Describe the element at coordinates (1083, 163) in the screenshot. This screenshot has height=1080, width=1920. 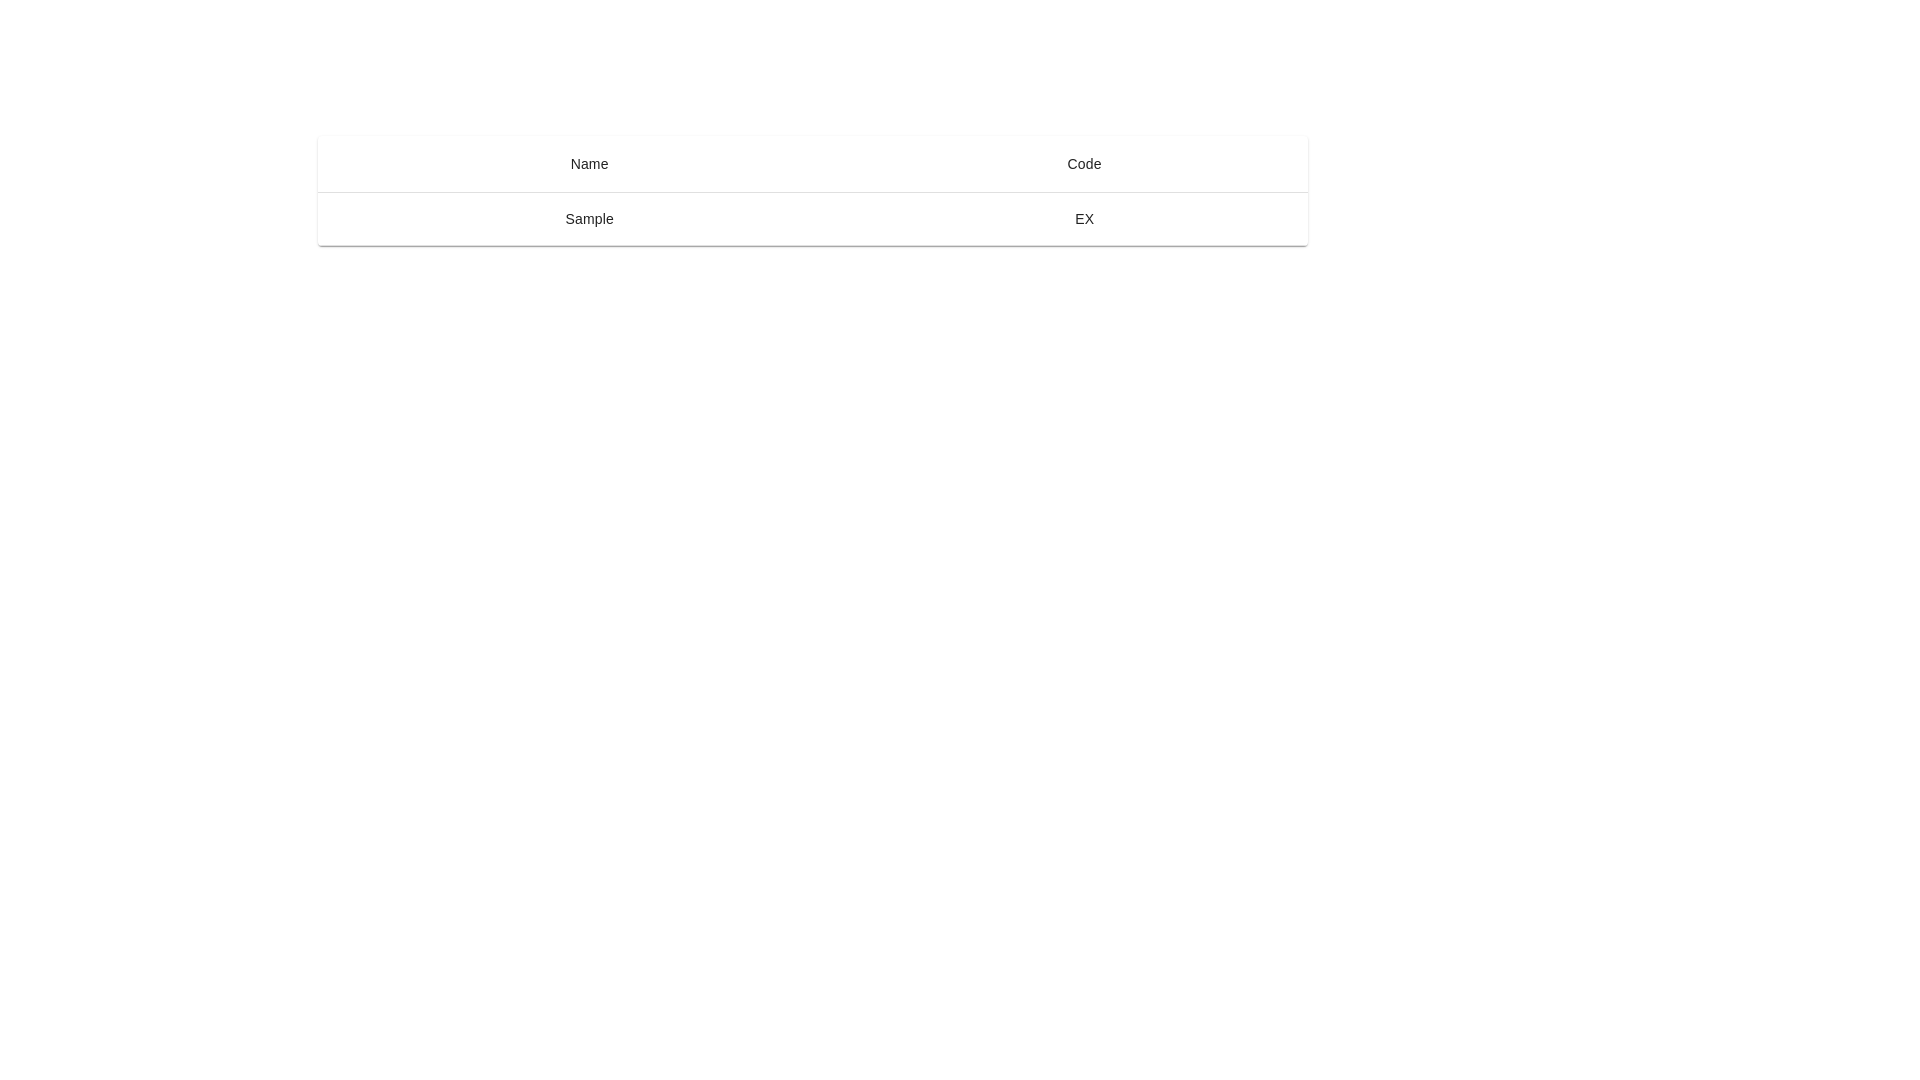
I see `the 'Code' table header cell, which is the second column header in the table, located to the right of the 'Name' header` at that location.